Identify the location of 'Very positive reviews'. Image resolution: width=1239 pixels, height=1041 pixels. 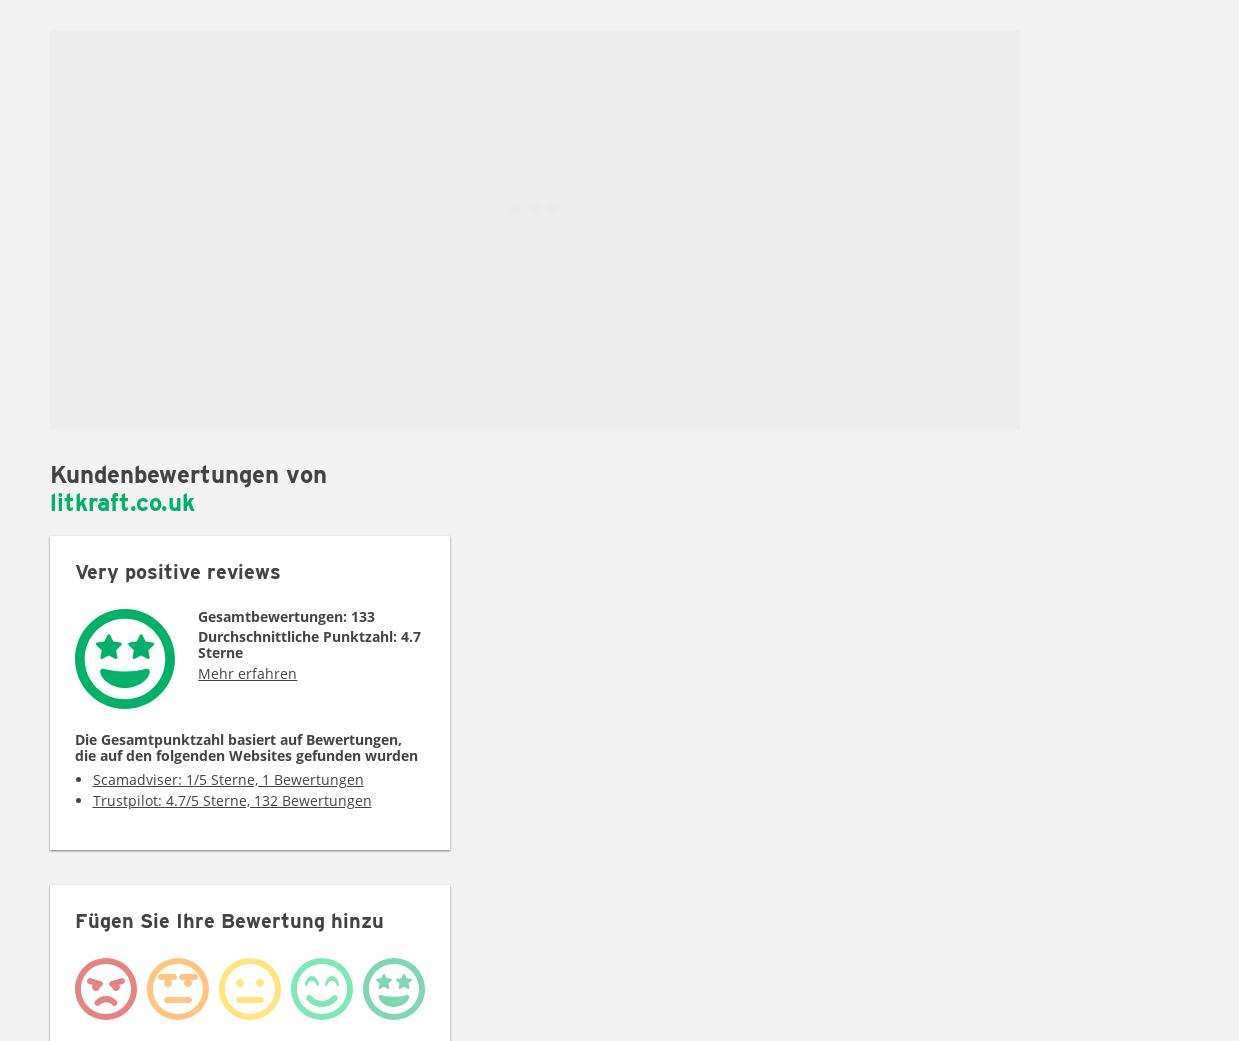
(177, 572).